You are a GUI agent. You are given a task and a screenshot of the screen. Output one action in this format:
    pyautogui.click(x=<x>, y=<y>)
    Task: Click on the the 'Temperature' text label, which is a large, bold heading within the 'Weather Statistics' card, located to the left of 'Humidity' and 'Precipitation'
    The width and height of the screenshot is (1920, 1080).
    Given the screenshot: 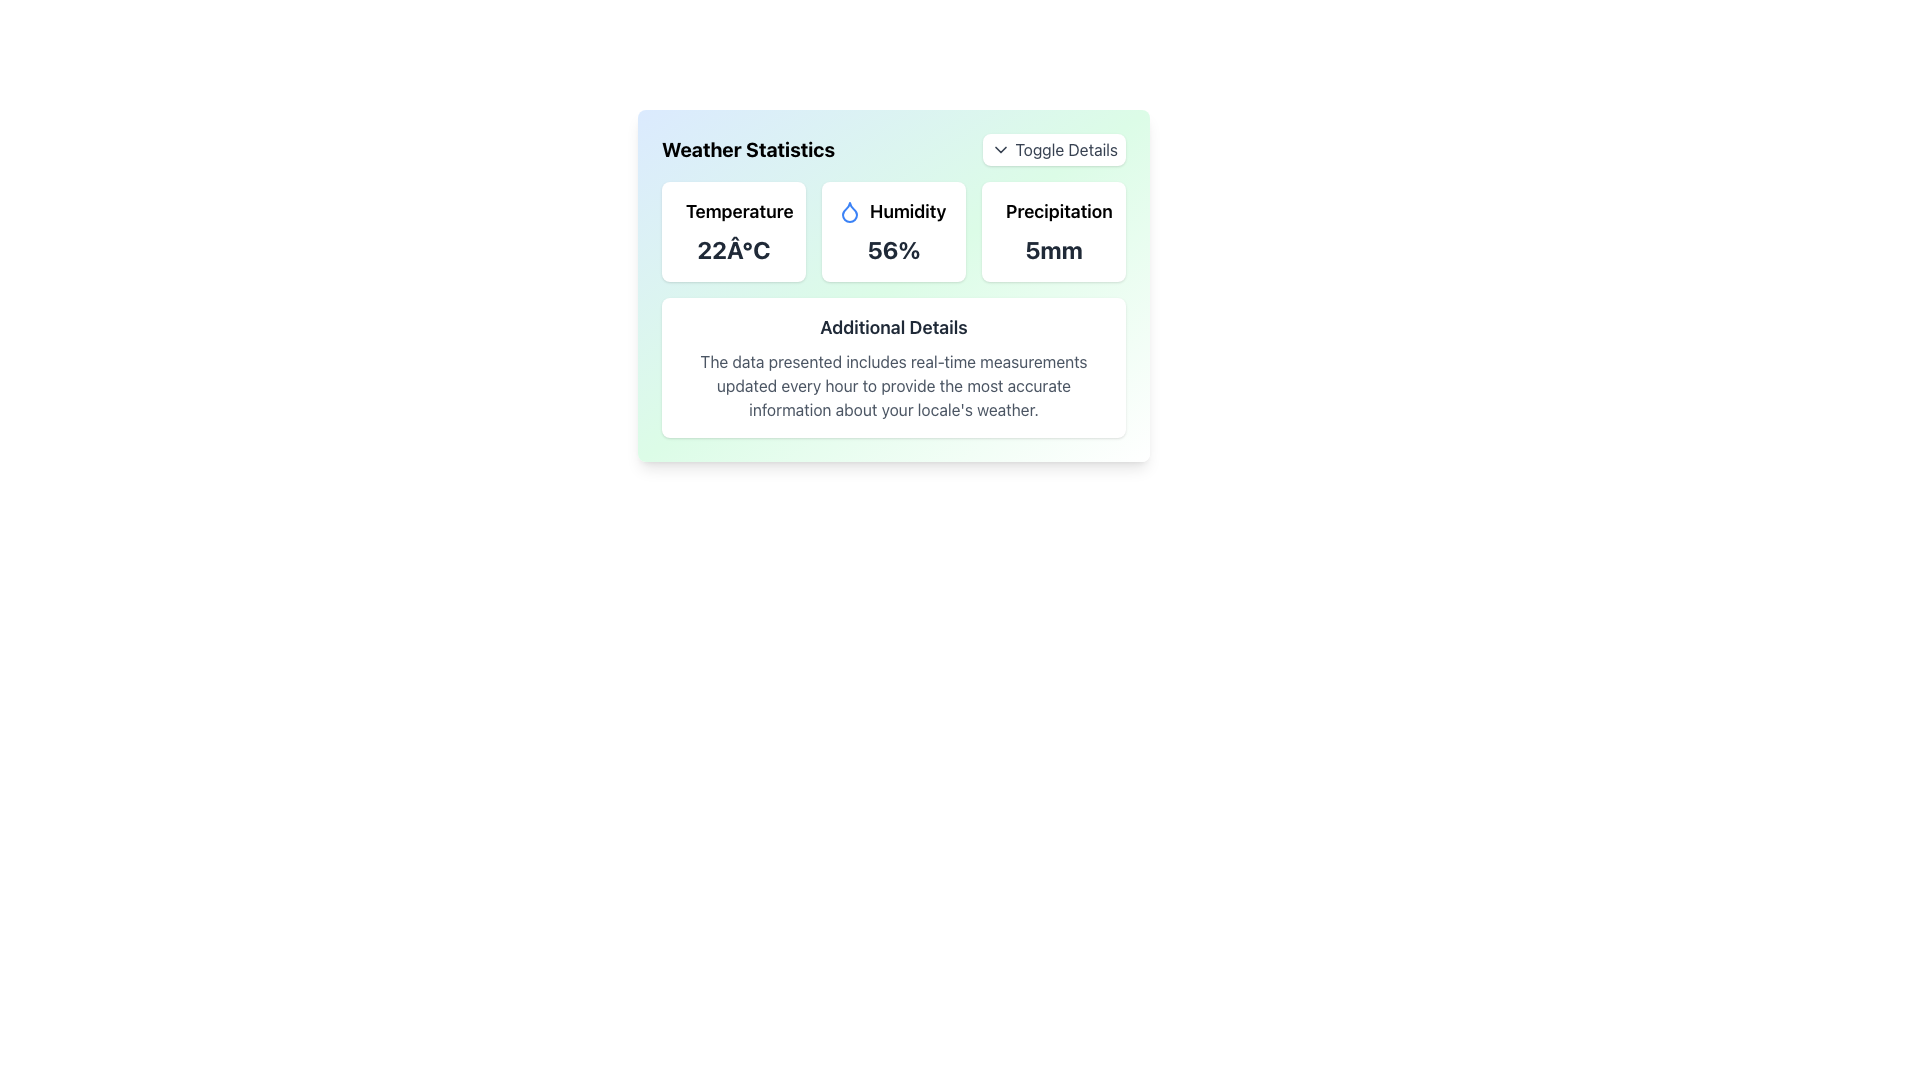 What is the action you would take?
    pyautogui.click(x=738, y=212)
    